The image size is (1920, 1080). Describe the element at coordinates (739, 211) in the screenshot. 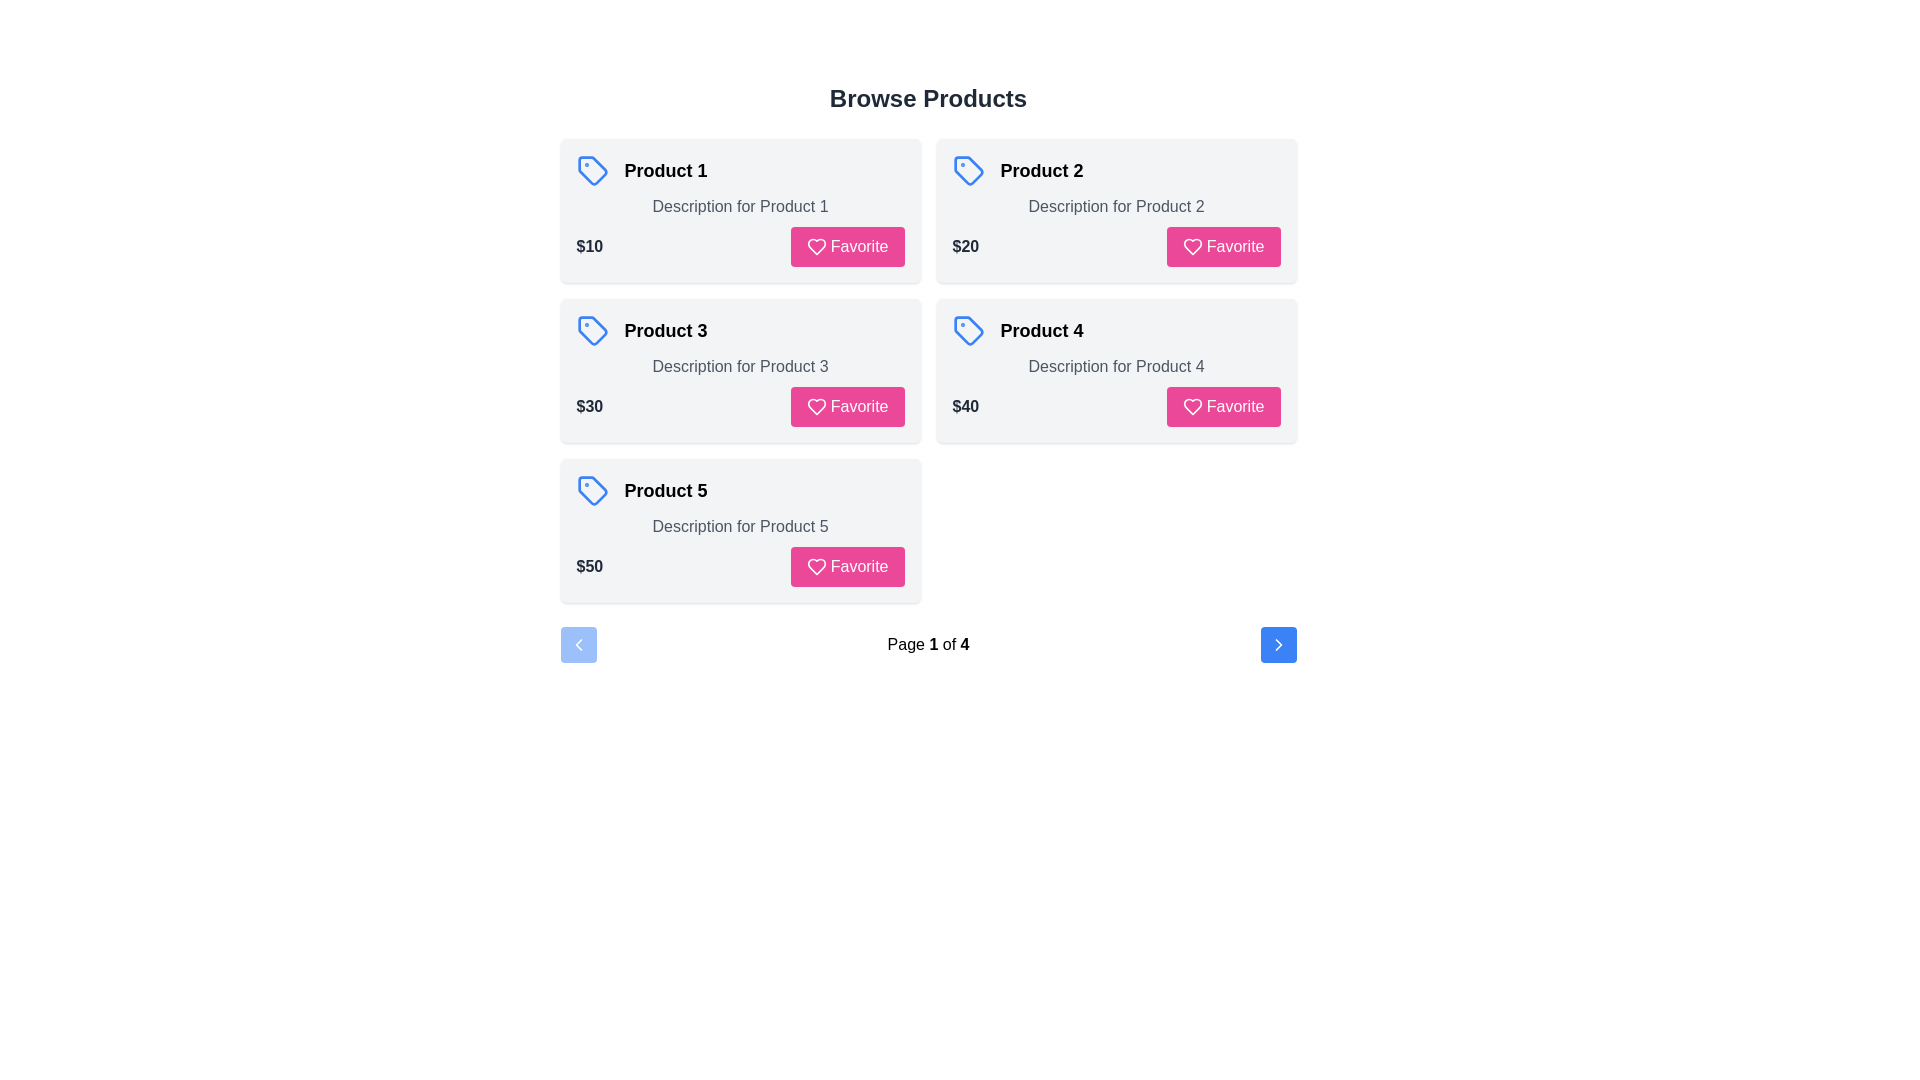

I see `product details from the first product card in the grid layout, which includes the product name, description, and price` at that location.